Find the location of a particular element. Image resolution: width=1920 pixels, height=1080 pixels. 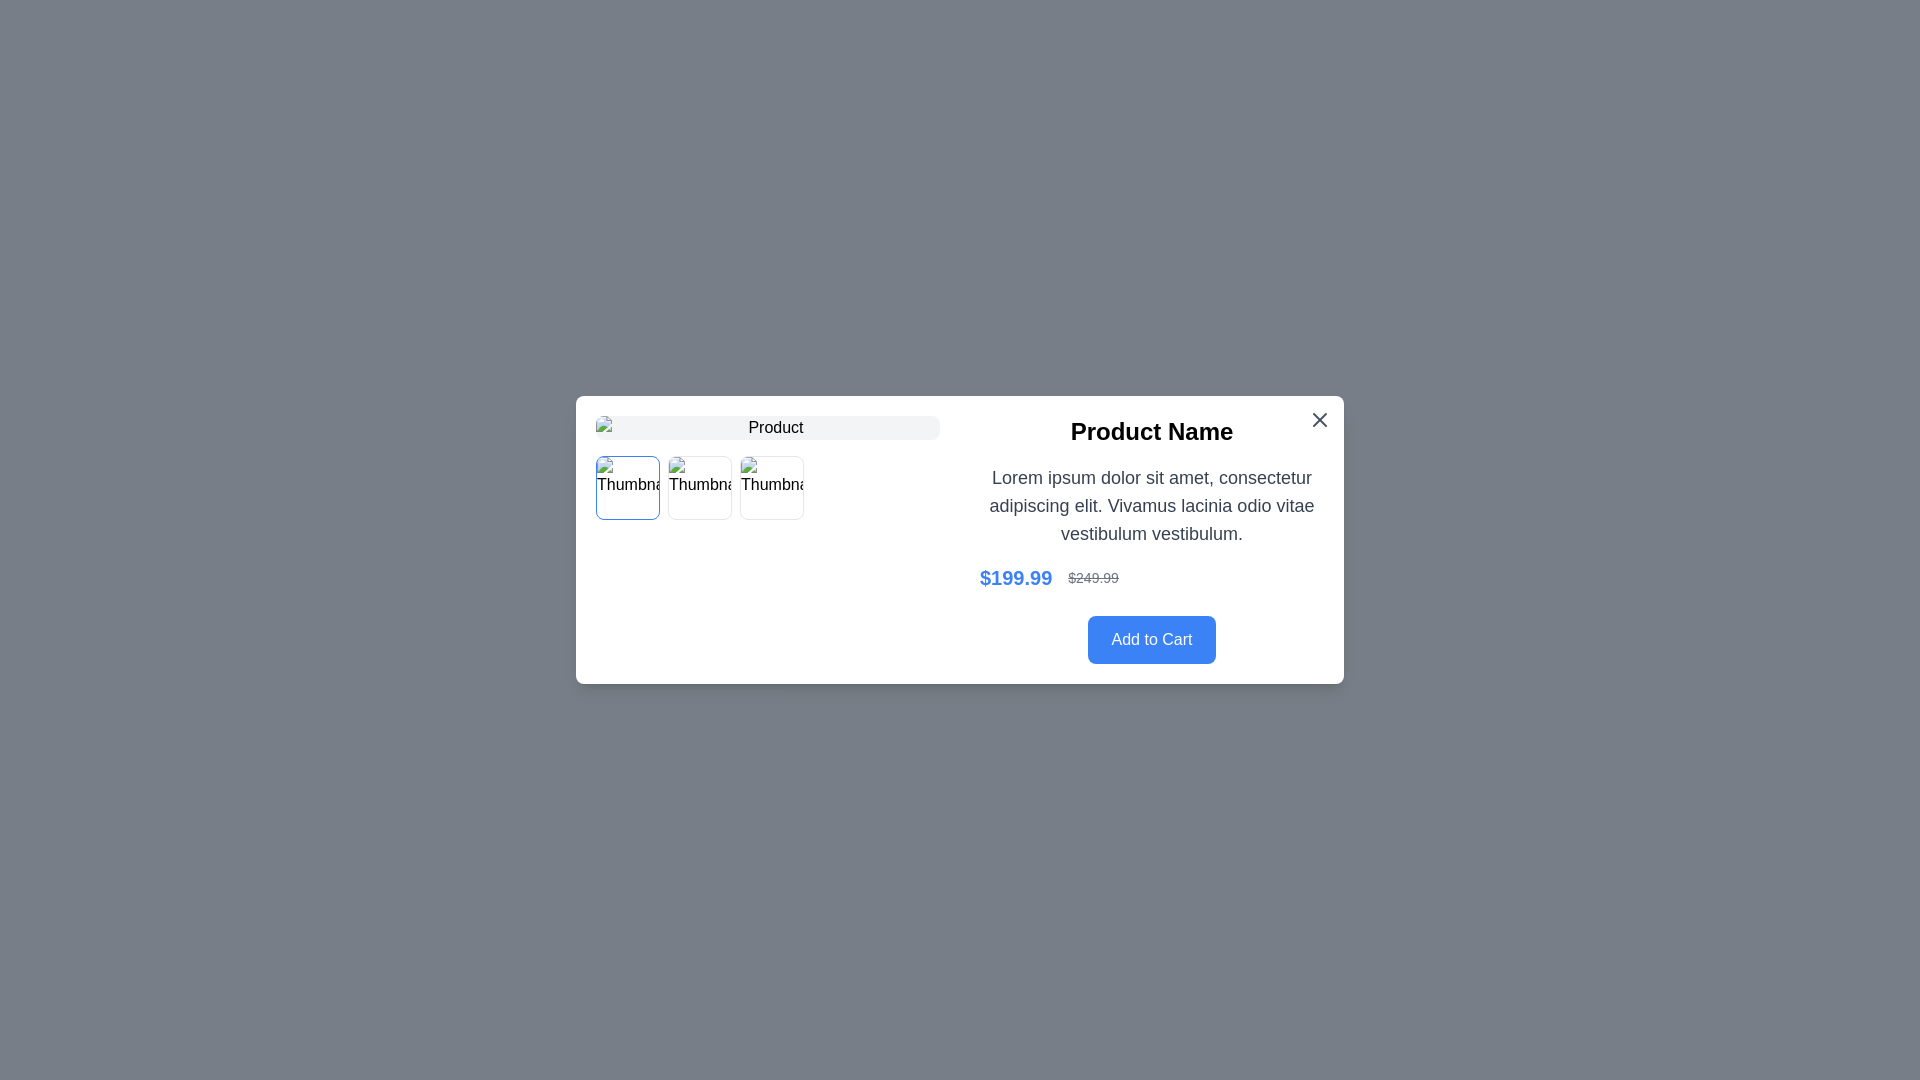

the first thumbnail in the sequence is located at coordinates (627, 488).